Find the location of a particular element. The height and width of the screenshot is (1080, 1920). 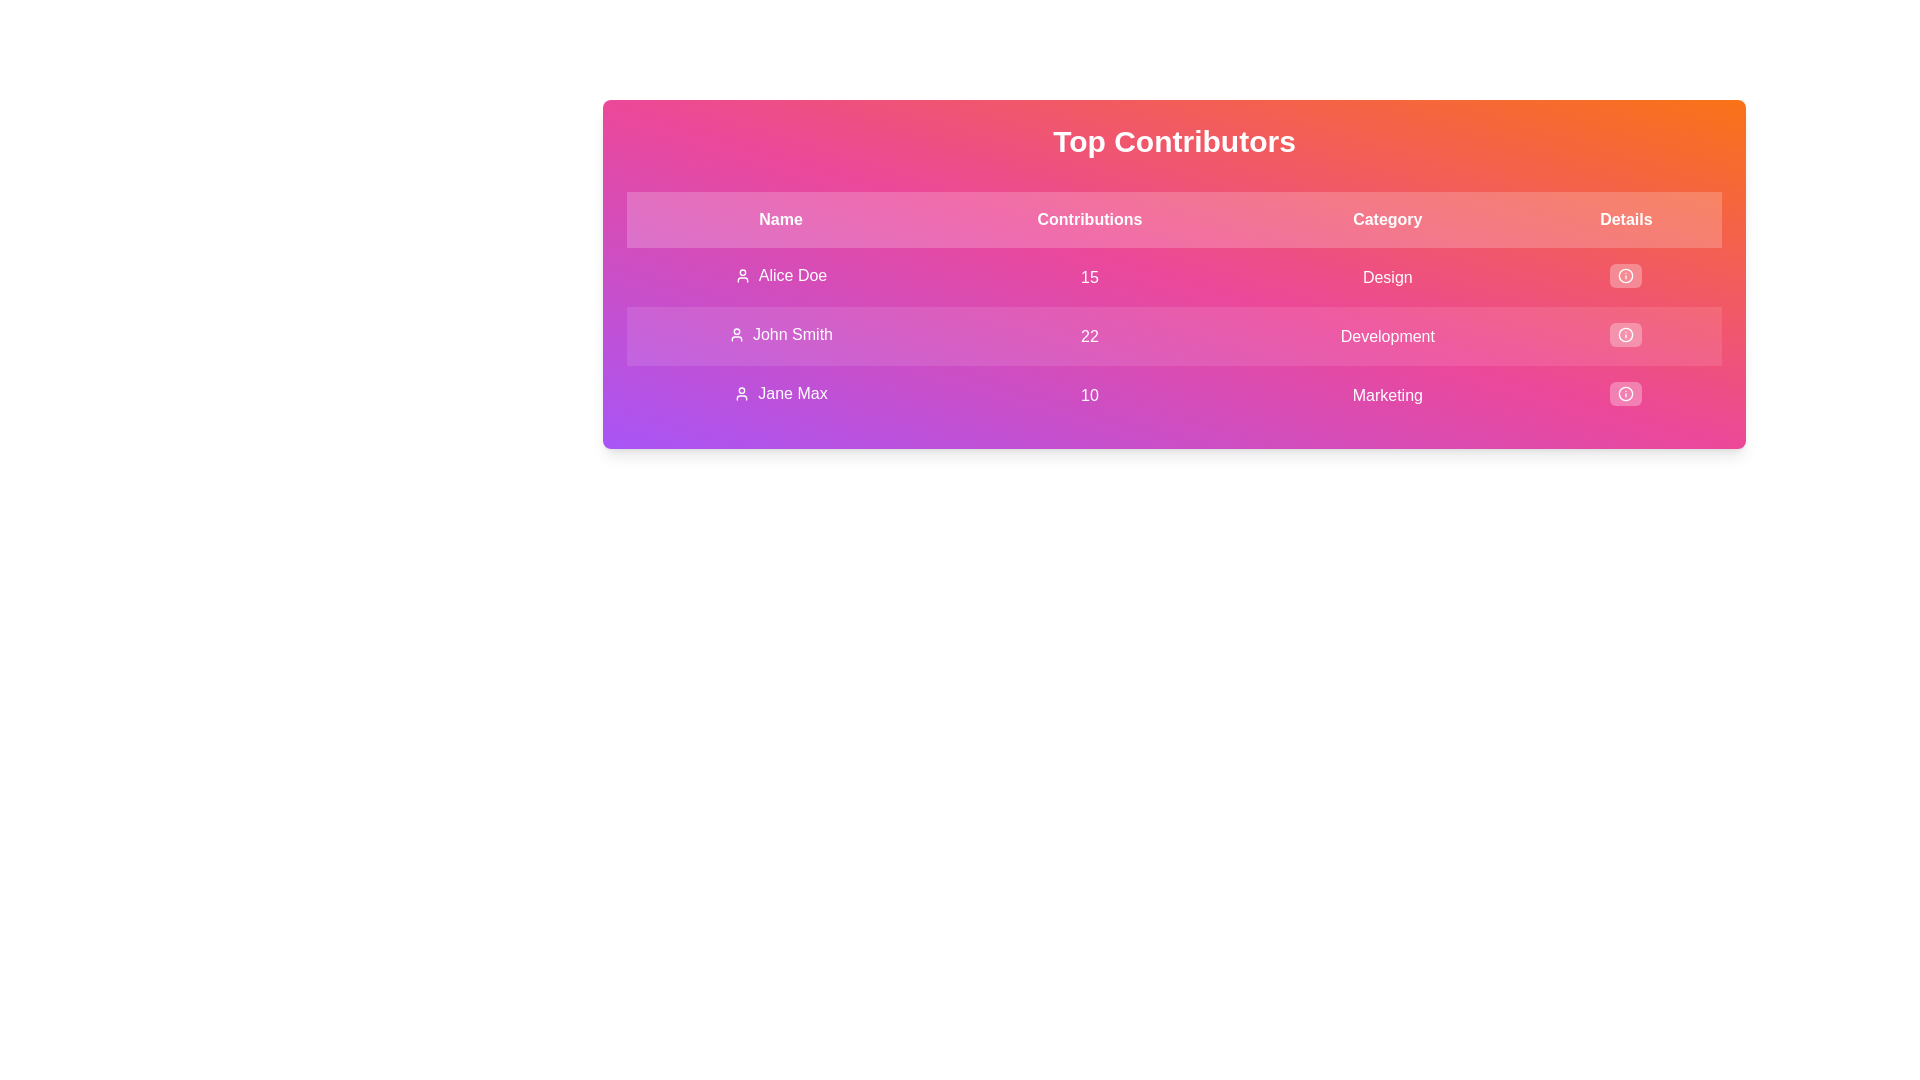

the contributions label for 'John Smith' located in the 'Contributions' column of the table, which is positioned between the 'Name' column and the 'Category' column is located at coordinates (1088, 335).